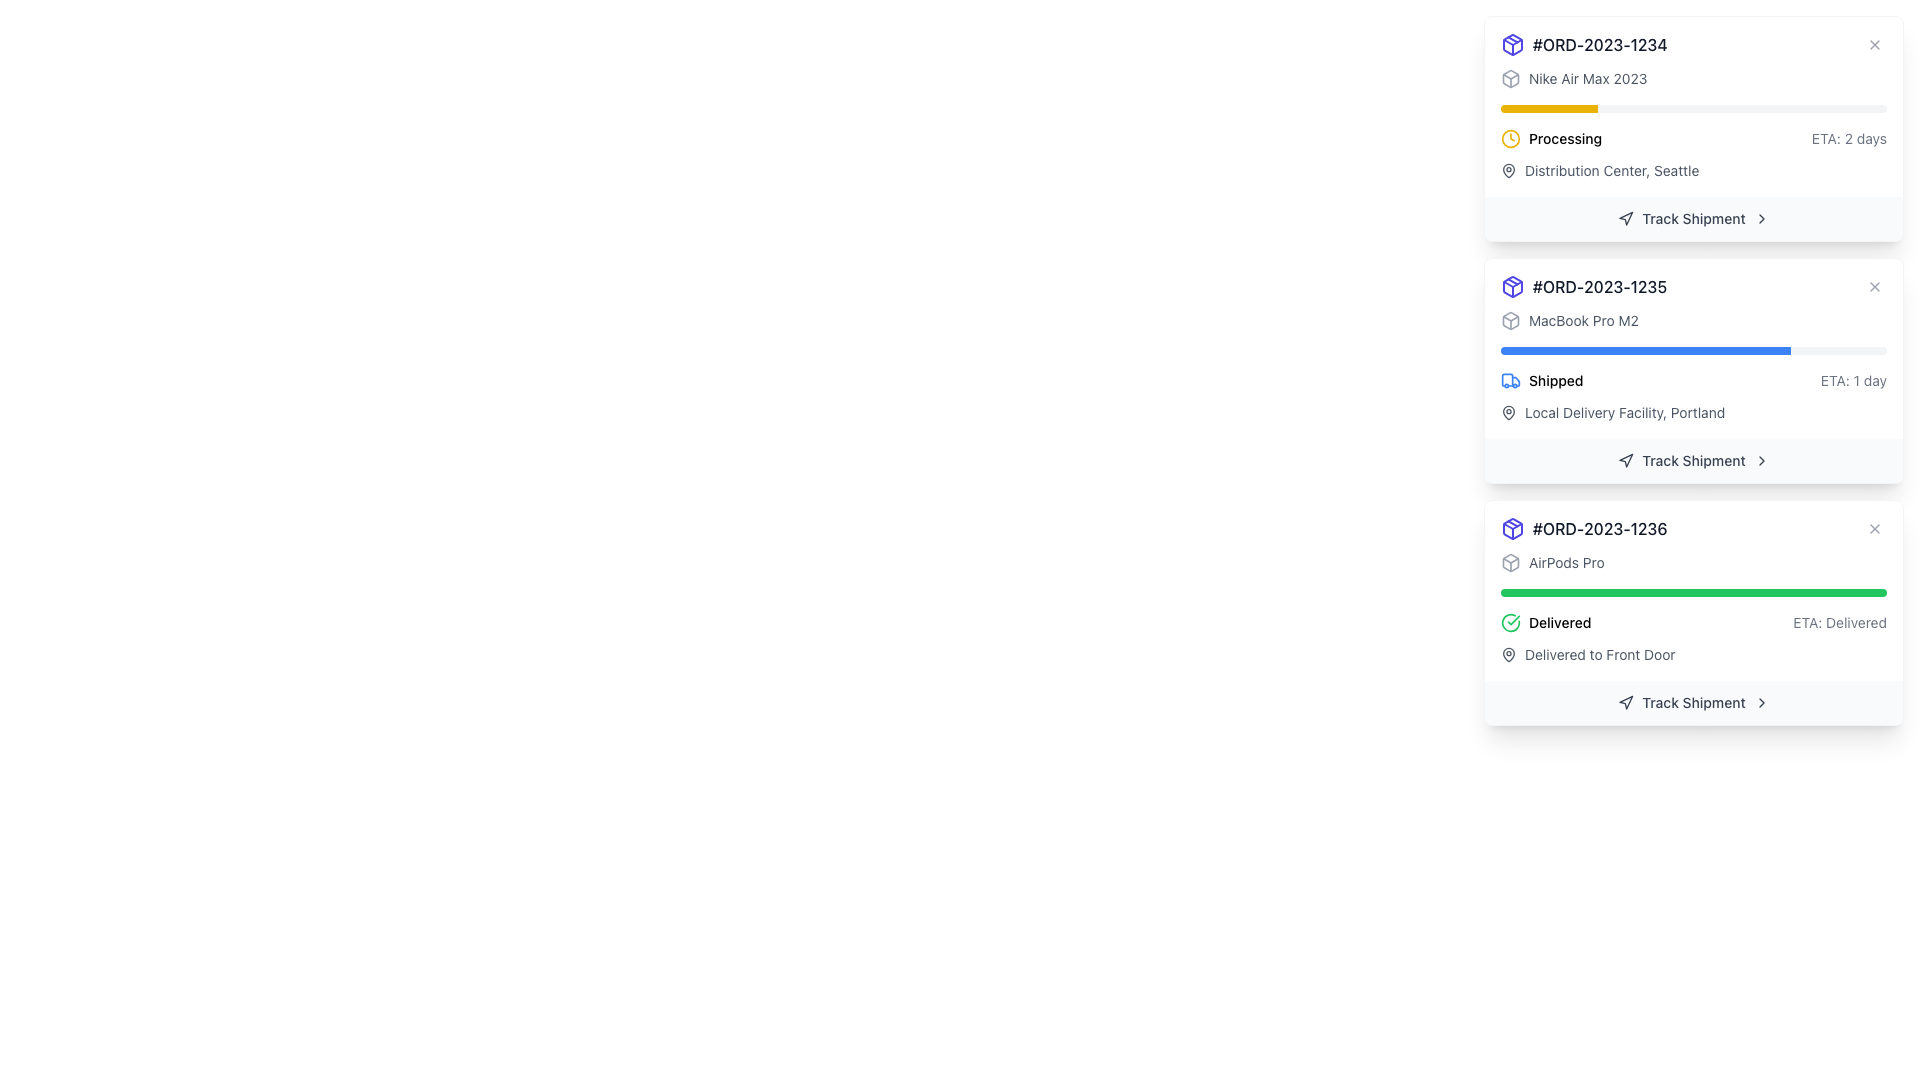  Describe the element at coordinates (1840, 622) in the screenshot. I see `the text label displaying the estimated time of arrival for the delivery status labeled 'Delivered', which is located in the bottom-right section of the third card, to the right of the 'Delivered' label and the green progress bar` at that location.